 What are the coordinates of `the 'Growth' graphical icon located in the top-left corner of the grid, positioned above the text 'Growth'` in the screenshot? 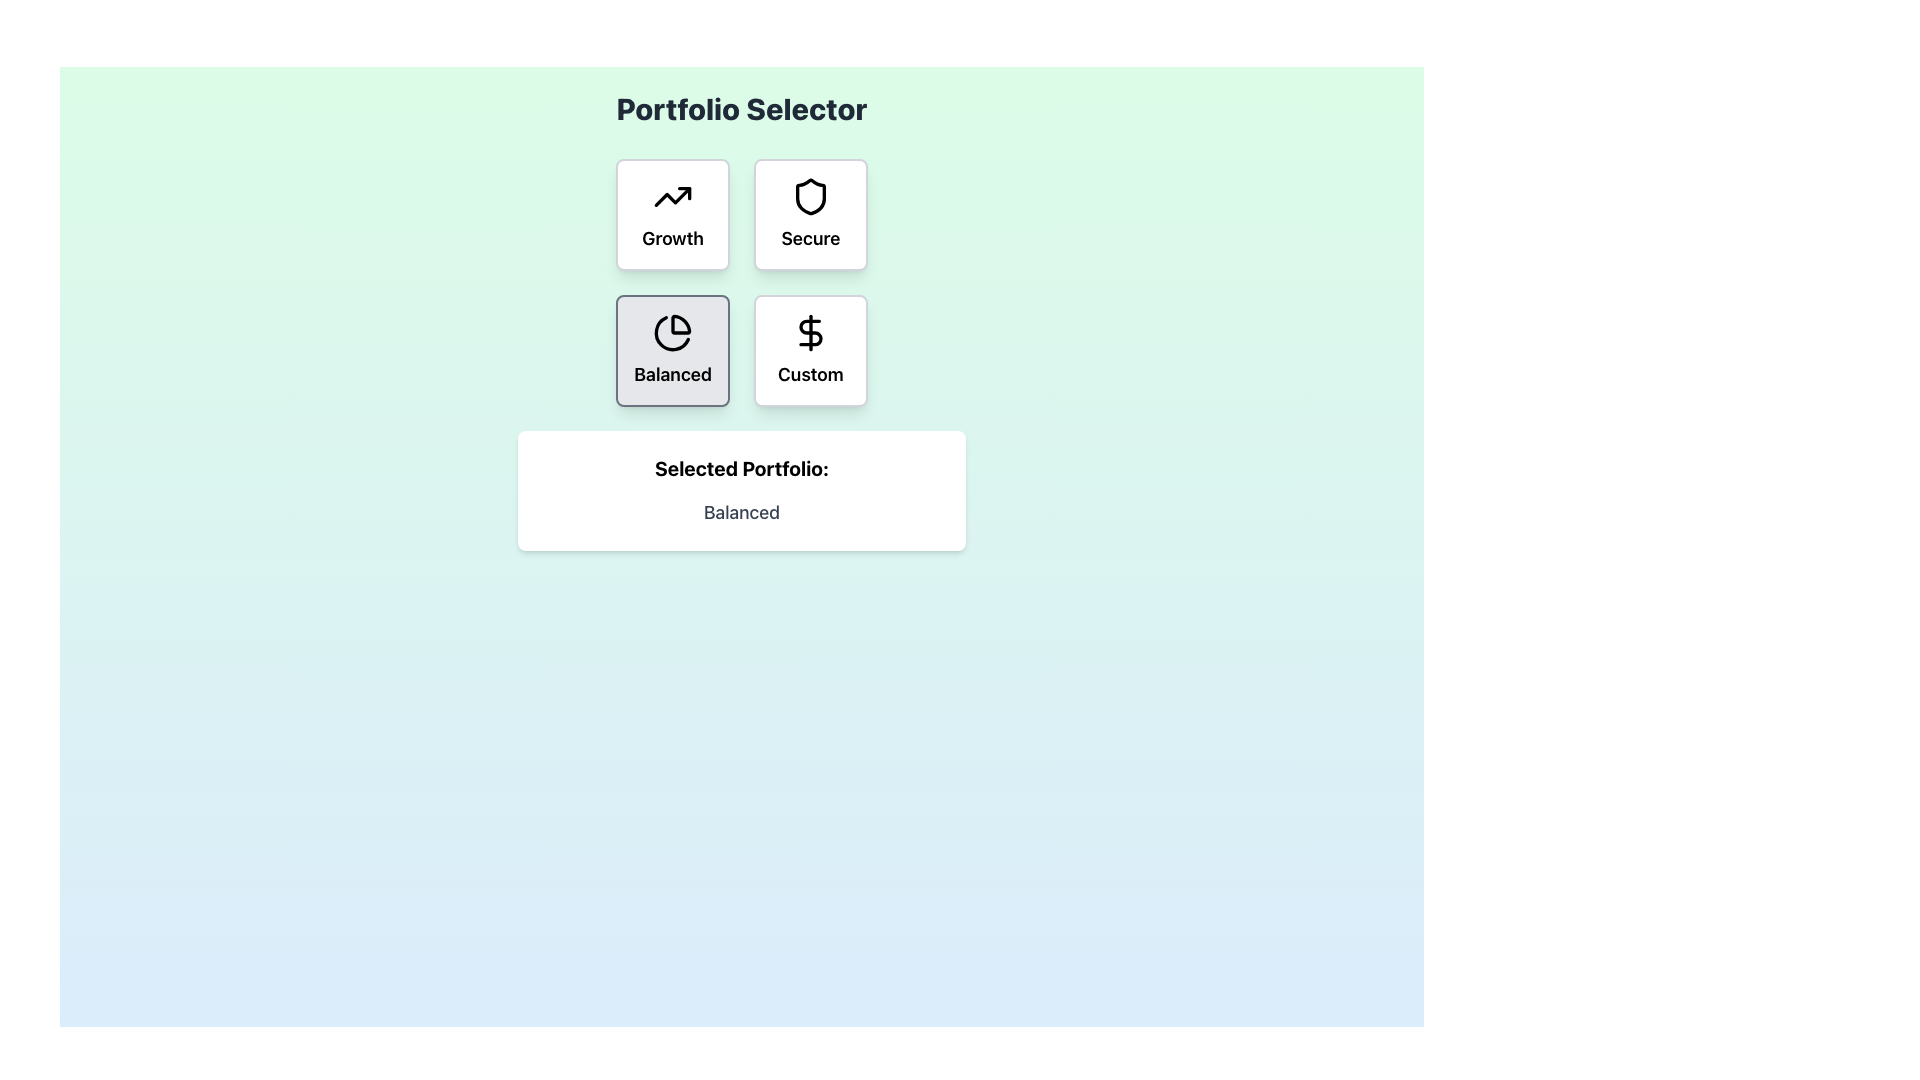 It's located at (673, 196).